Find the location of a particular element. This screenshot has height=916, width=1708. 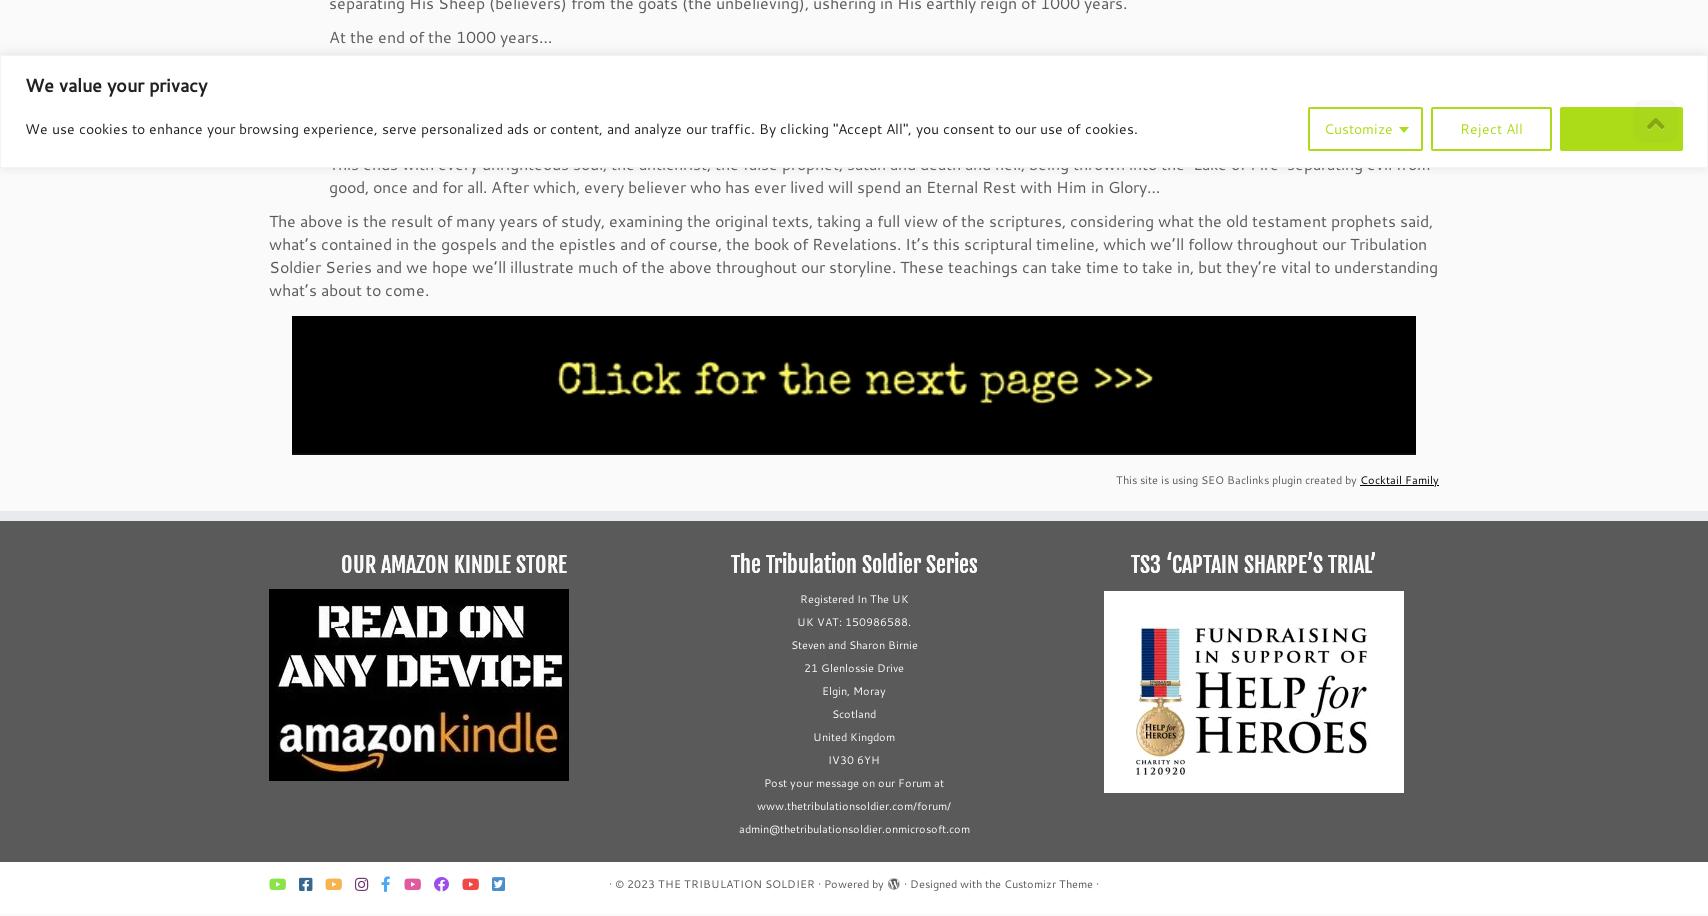

'Reject All' is located at coordinates (1459, 127).